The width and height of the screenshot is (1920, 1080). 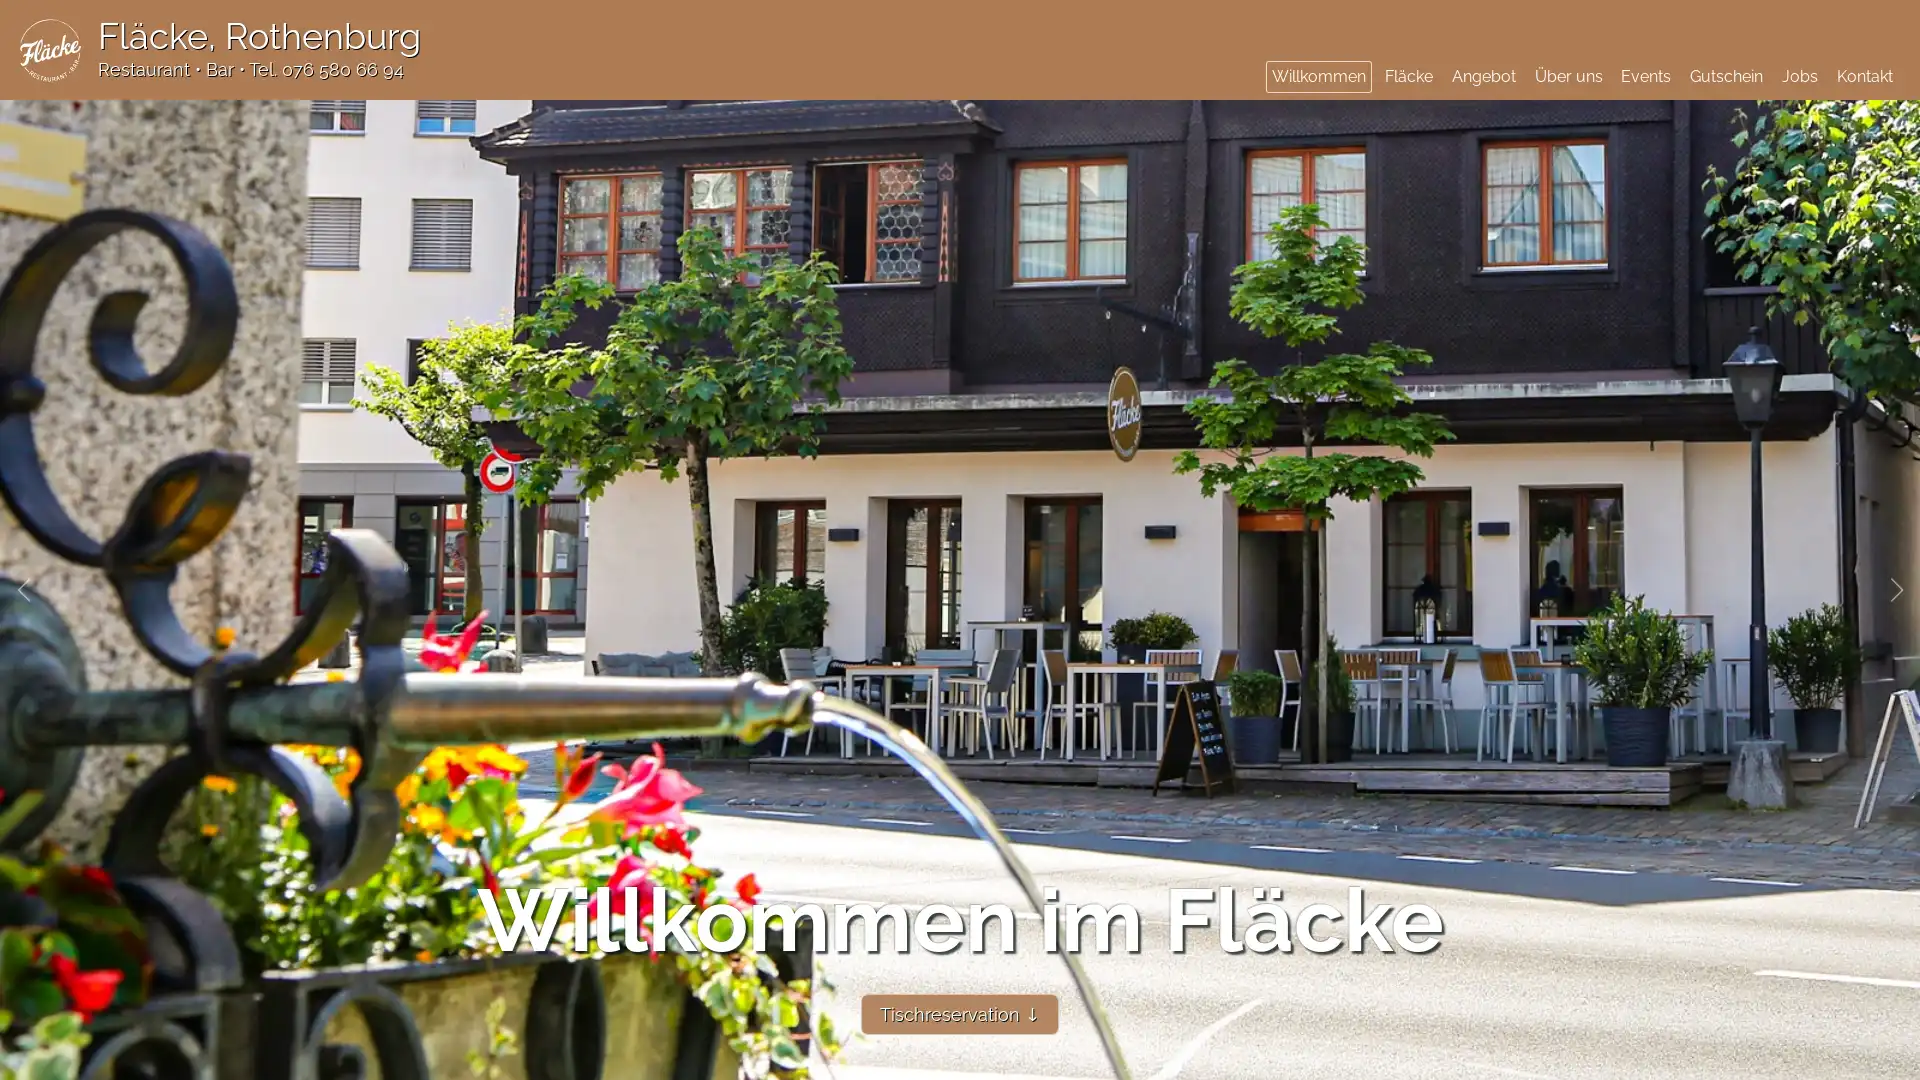 I want to click on Next slide, so click(x=1895, y=589).